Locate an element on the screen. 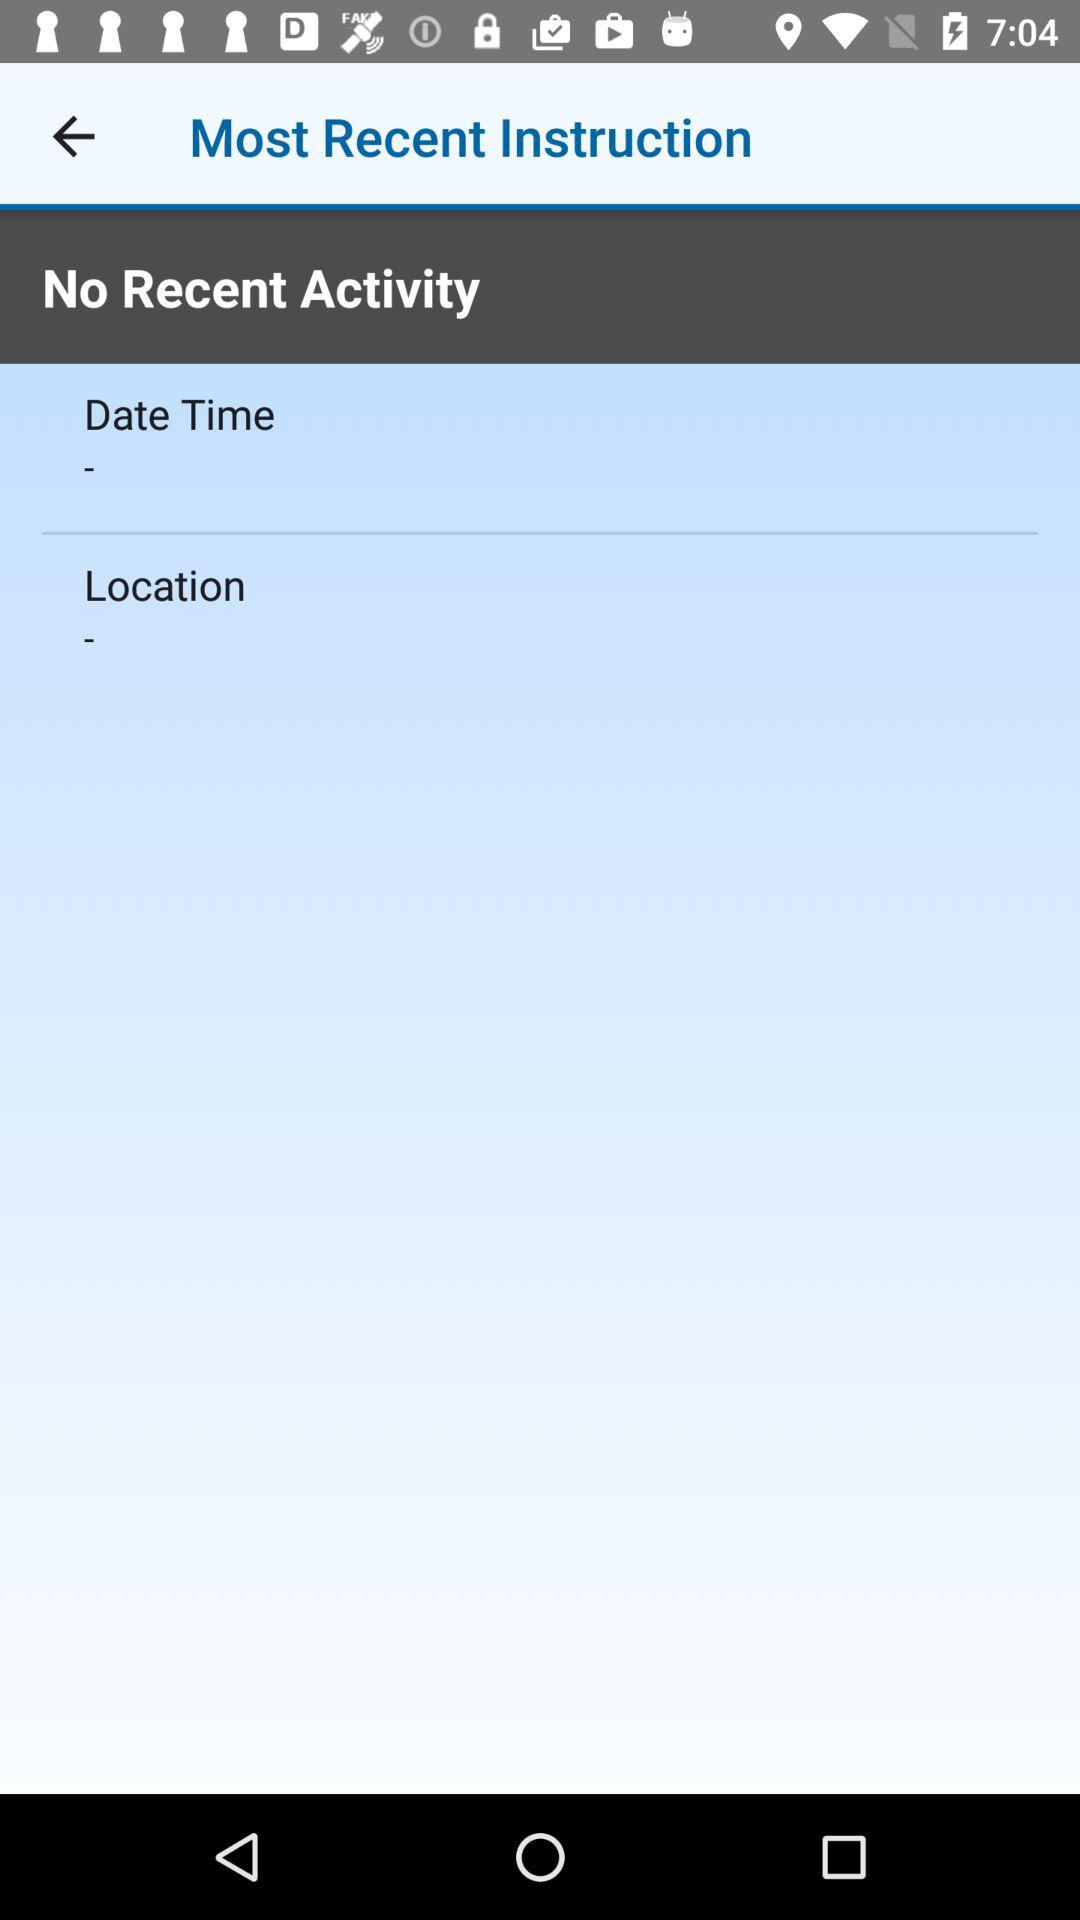  the icon above location icon is located at coordinates (540, 465).